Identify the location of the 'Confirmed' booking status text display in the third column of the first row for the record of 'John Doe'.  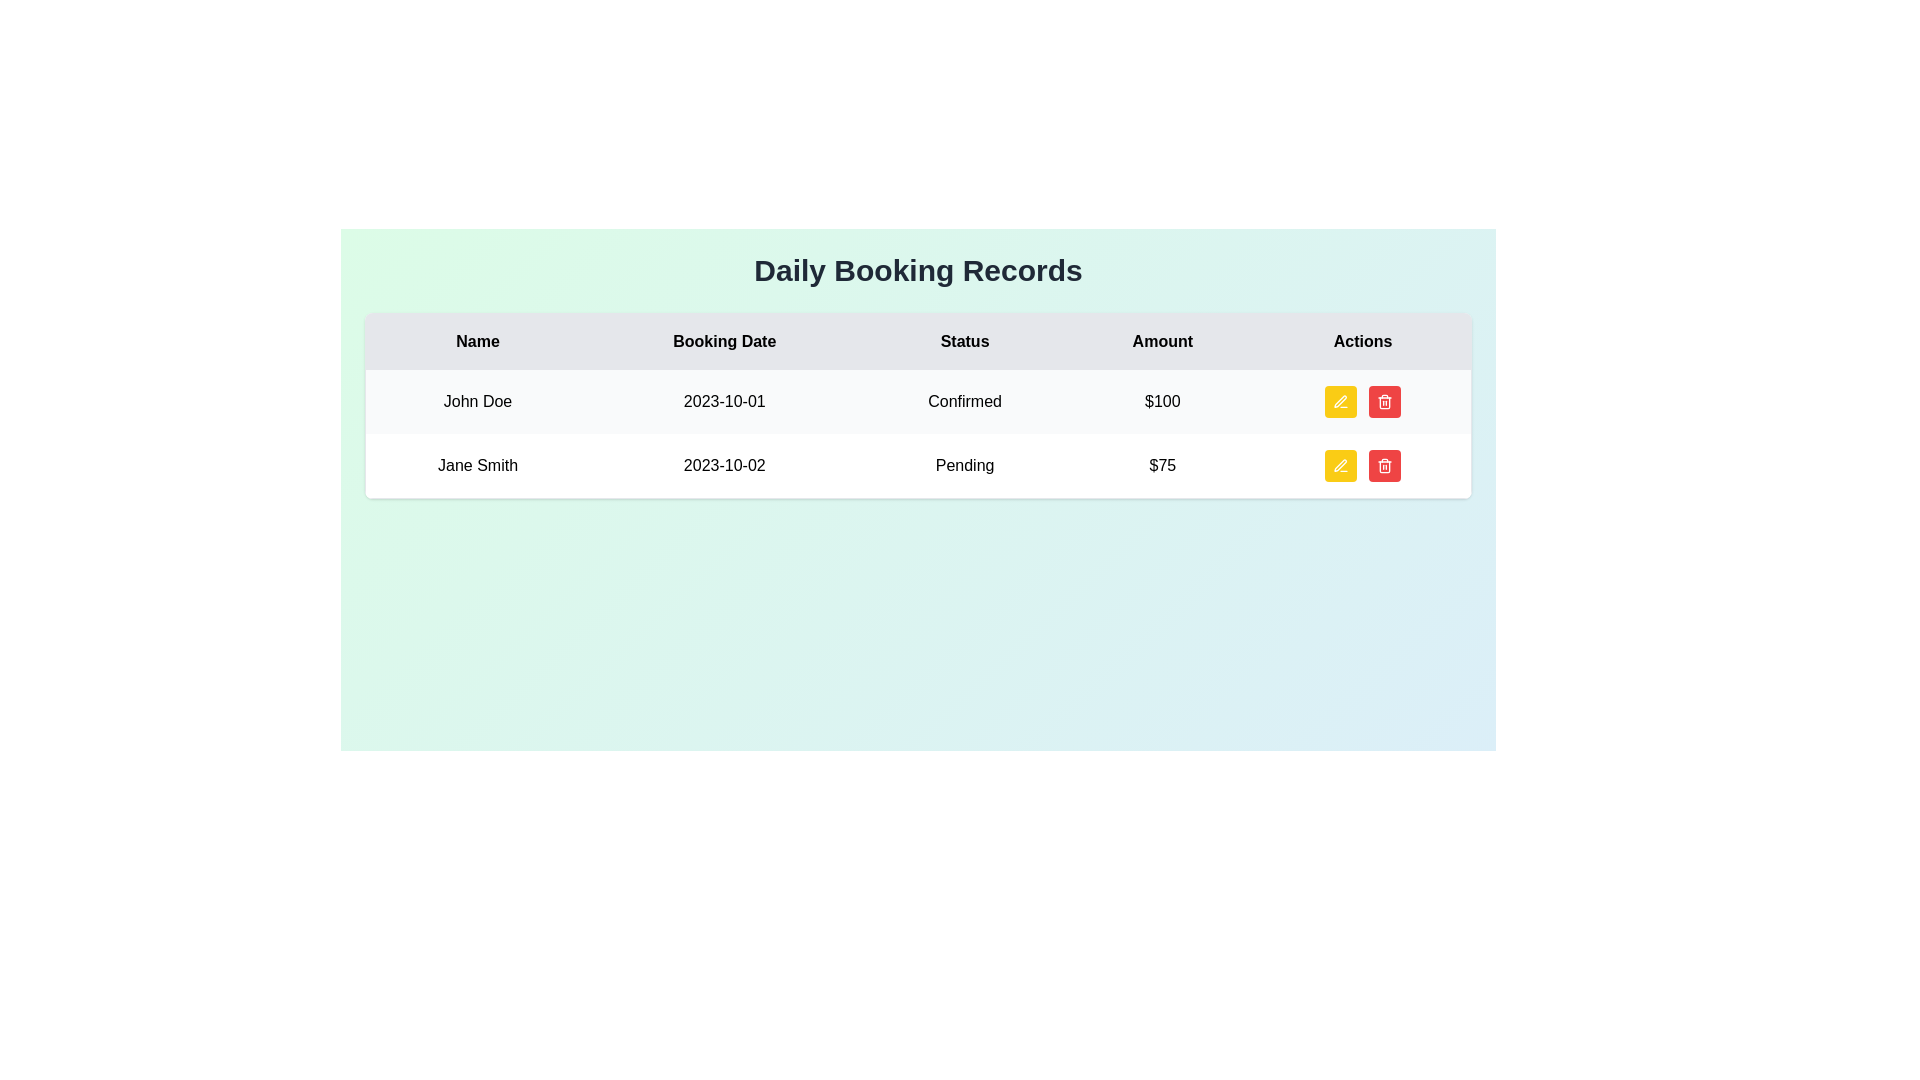
(965, 401).